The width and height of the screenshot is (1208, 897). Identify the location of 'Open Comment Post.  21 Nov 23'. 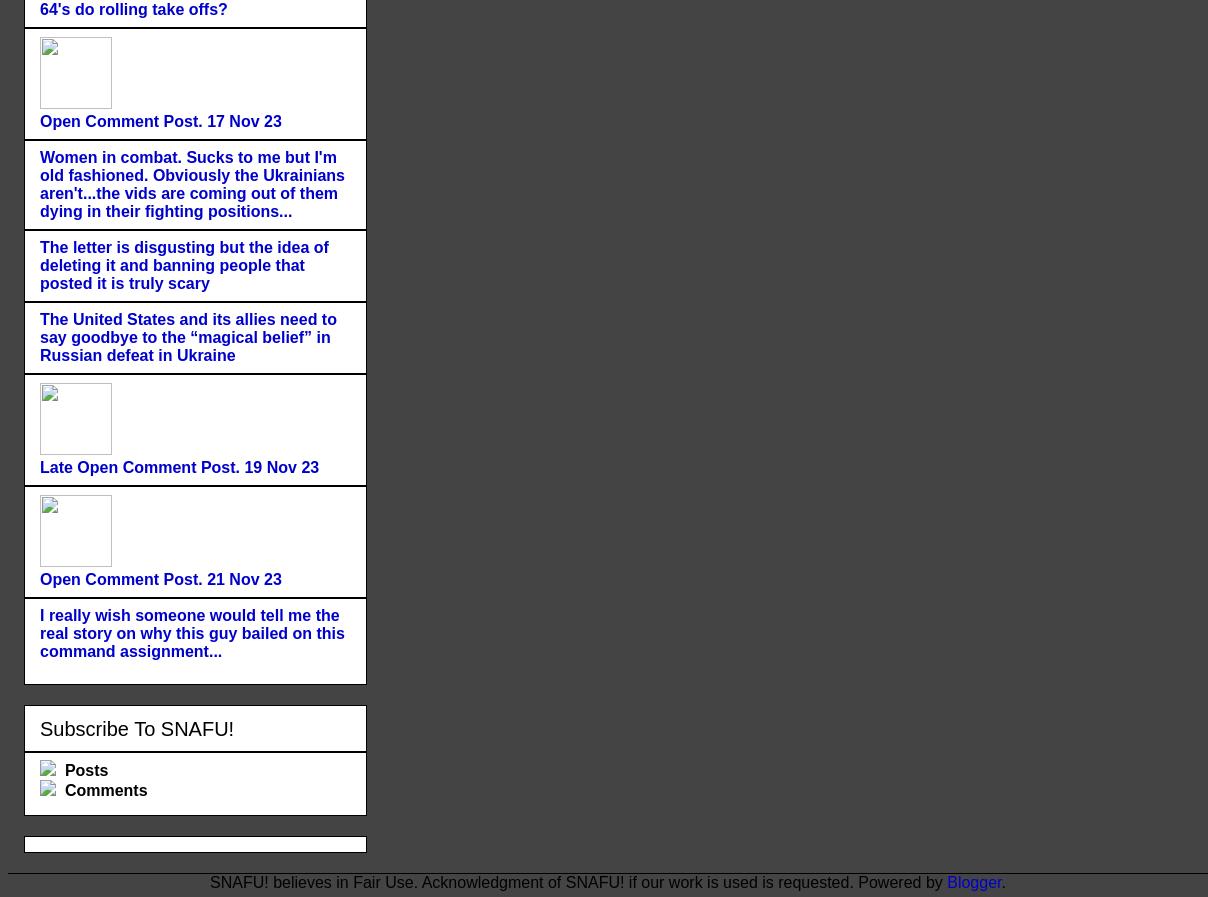
(160, 578).